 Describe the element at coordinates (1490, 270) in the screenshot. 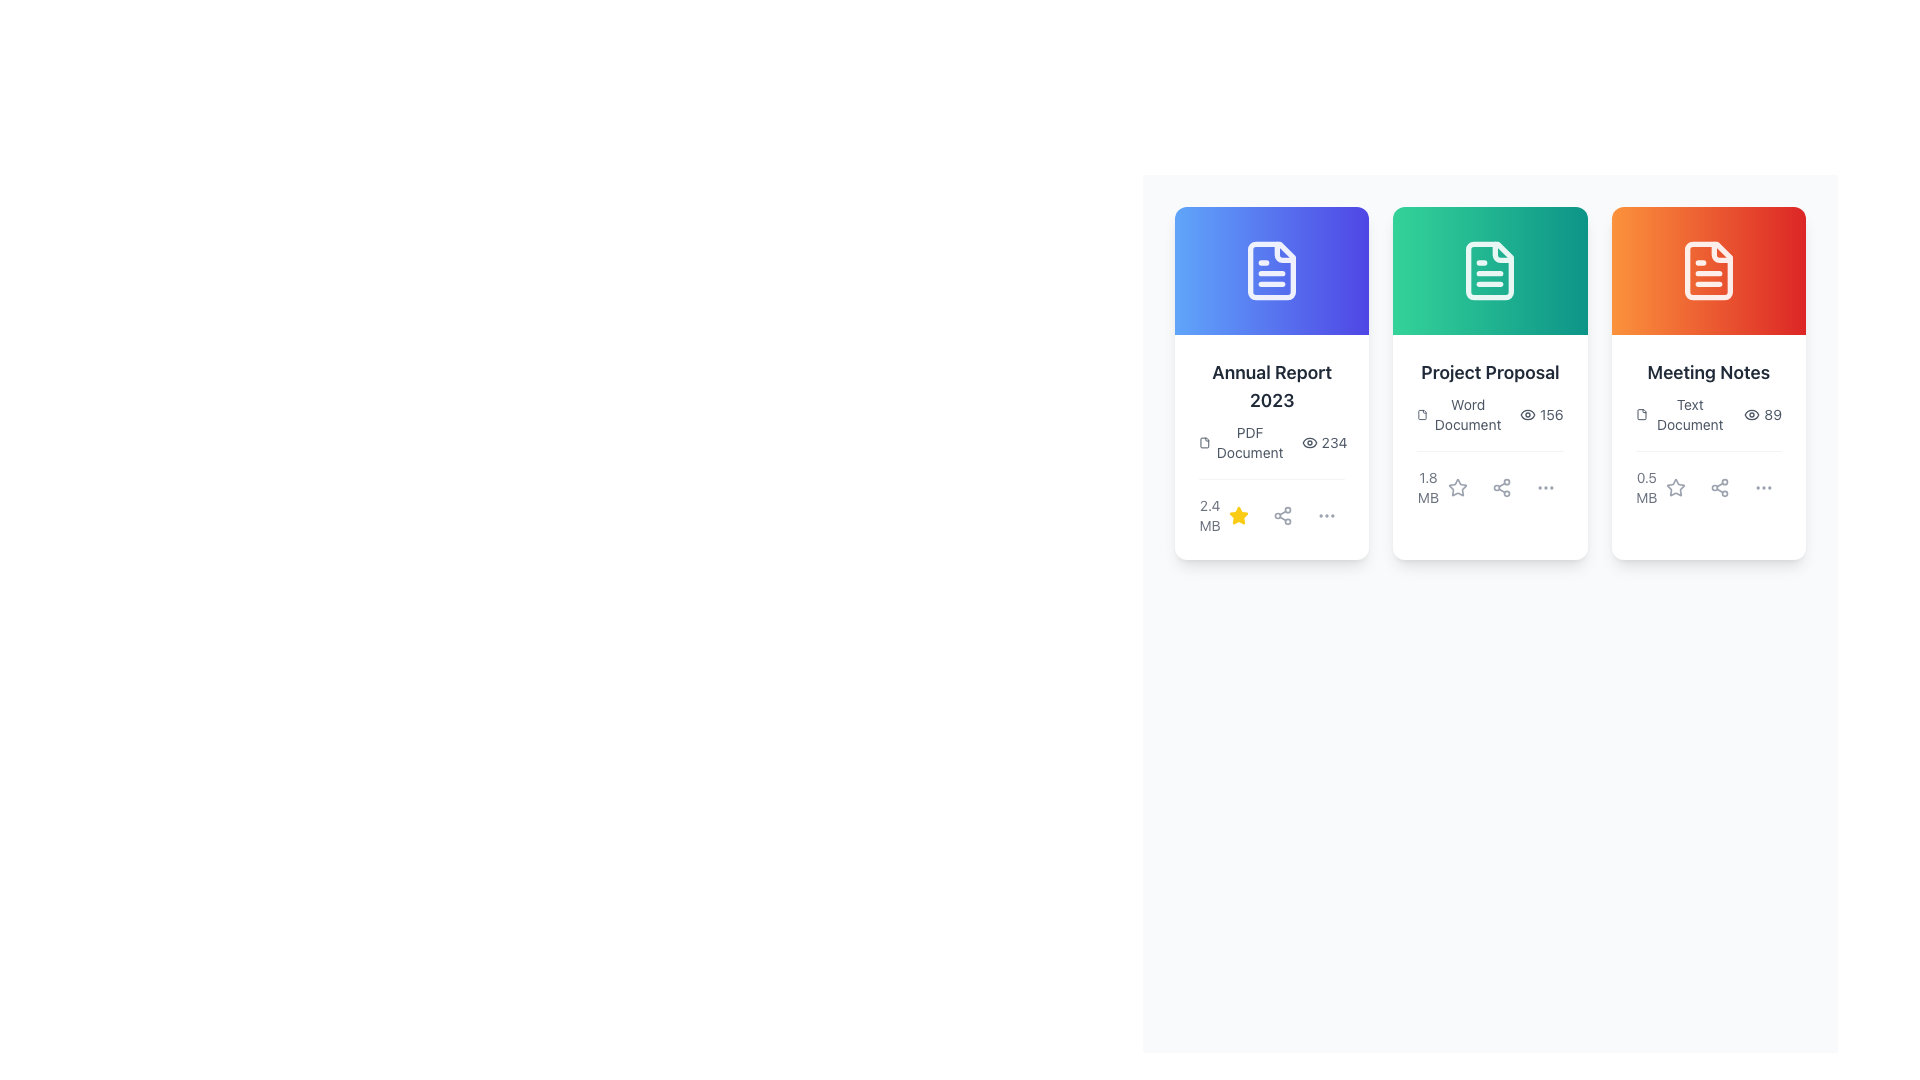

I see `the document icon located at the top part of the middle card in a three-card horizontal layout, which visually represents a document` at that location.